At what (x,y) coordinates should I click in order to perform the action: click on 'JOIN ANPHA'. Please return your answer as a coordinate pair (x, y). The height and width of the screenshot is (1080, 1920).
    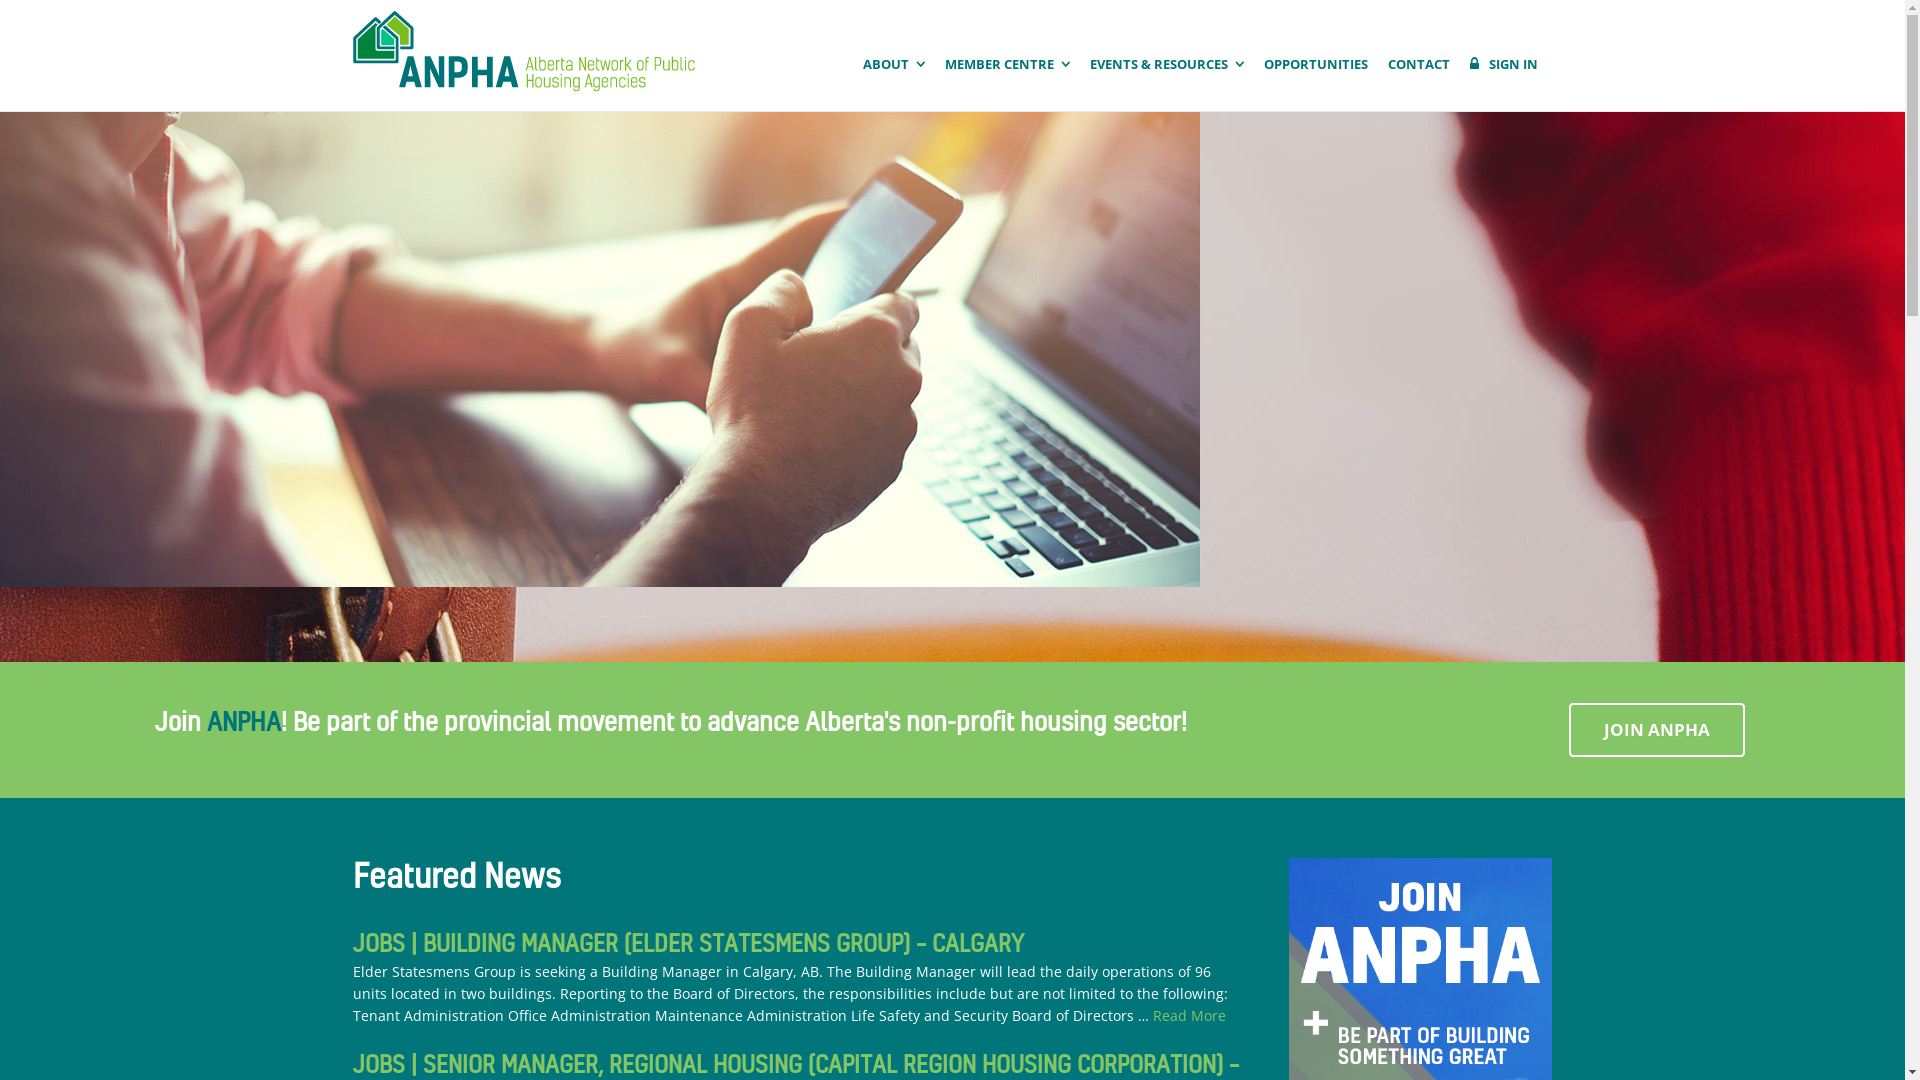
    Looking at the image, I should click on (1656, 729).